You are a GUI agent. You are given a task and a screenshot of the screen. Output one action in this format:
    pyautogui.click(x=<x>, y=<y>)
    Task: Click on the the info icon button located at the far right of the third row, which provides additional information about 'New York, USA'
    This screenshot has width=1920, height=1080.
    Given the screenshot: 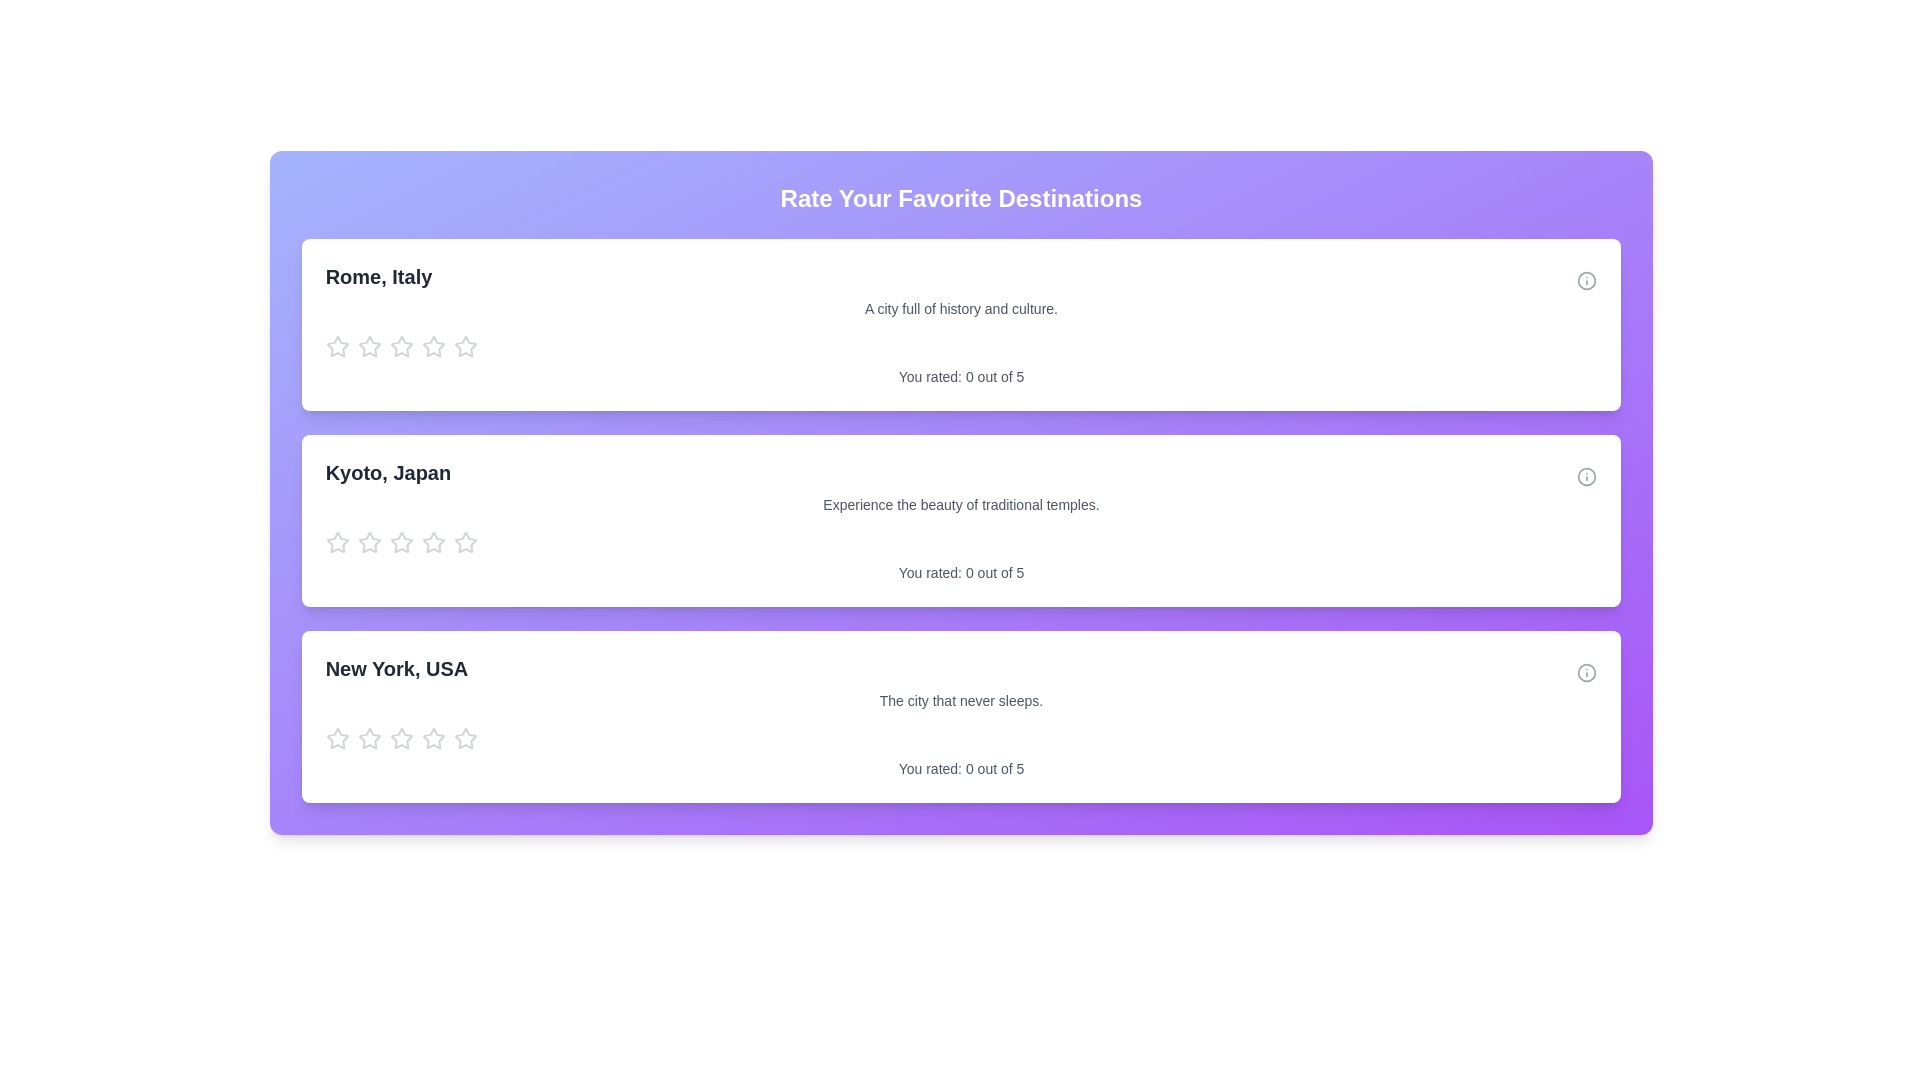 What is the action you would take?
    pyautogui.click(x=1586, y=672)
    